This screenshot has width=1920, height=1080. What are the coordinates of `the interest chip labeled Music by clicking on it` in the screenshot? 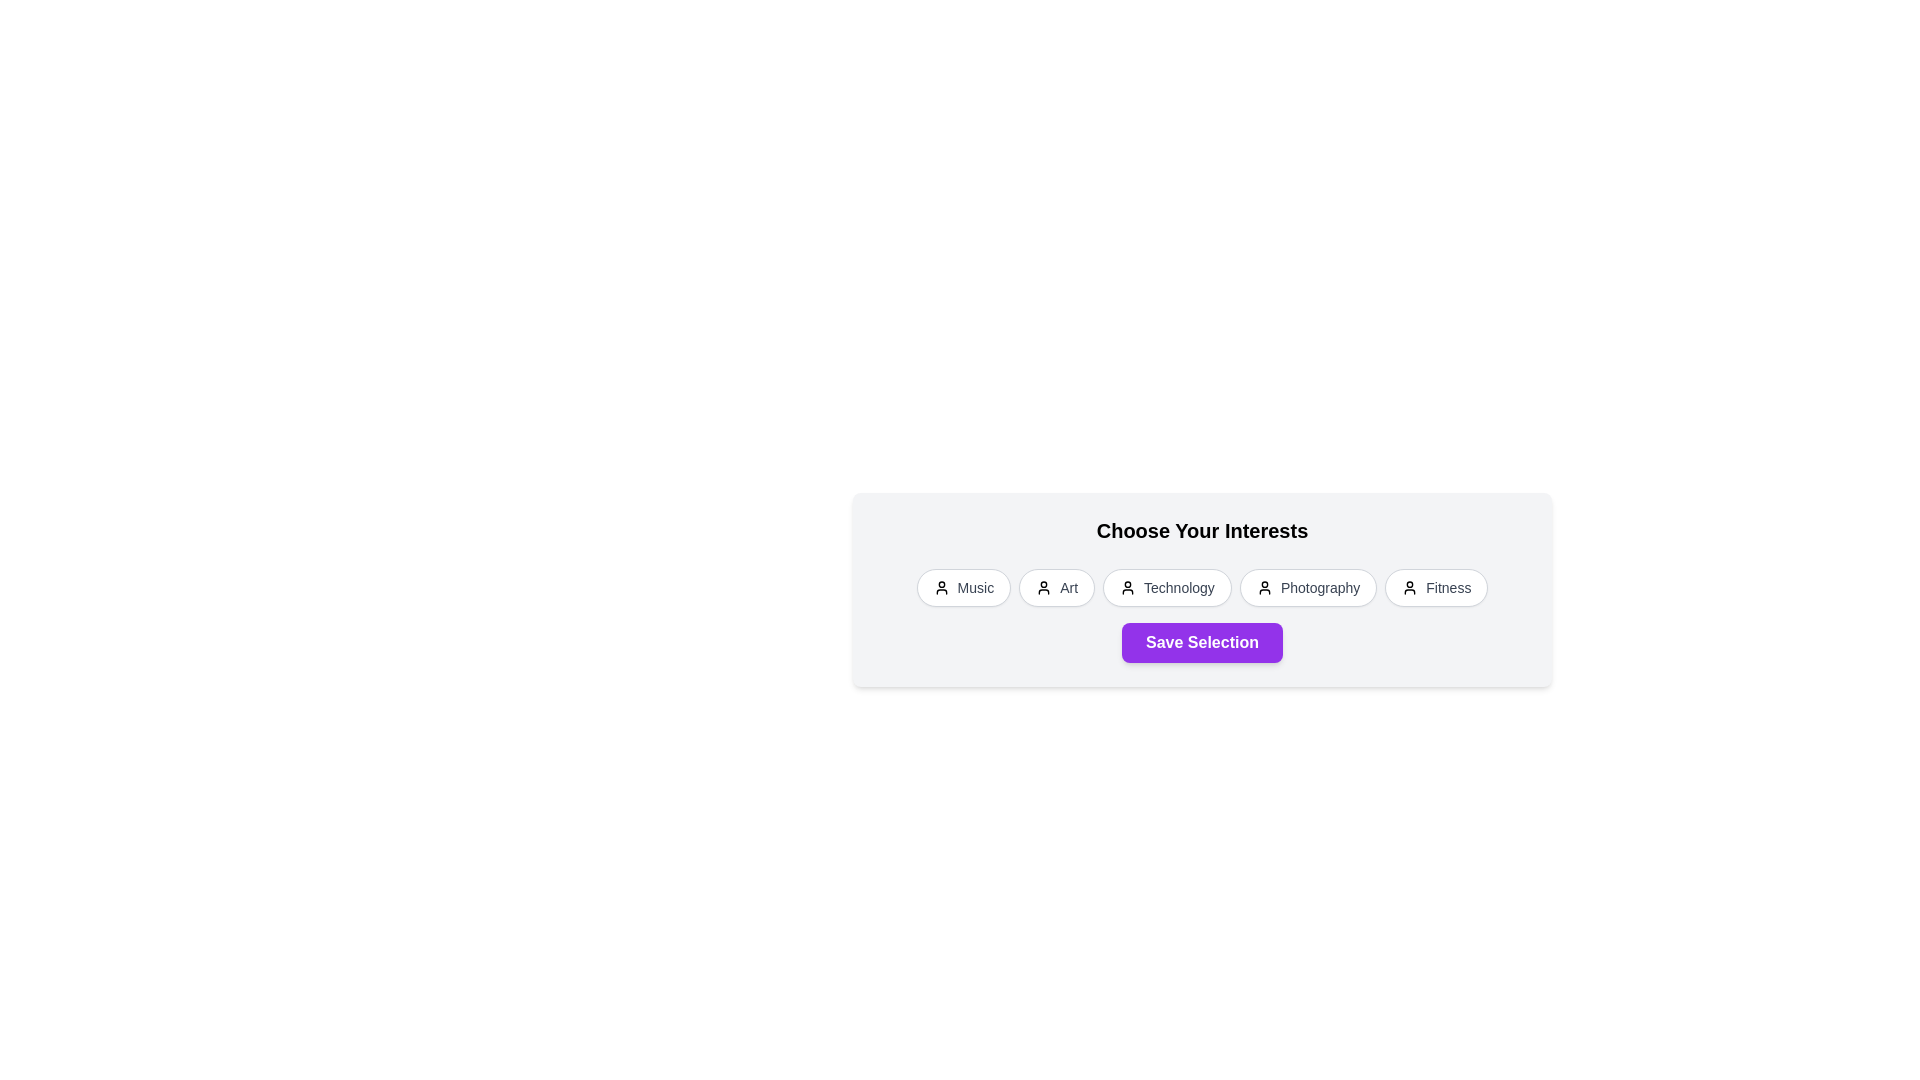 It's located at (963, 586).